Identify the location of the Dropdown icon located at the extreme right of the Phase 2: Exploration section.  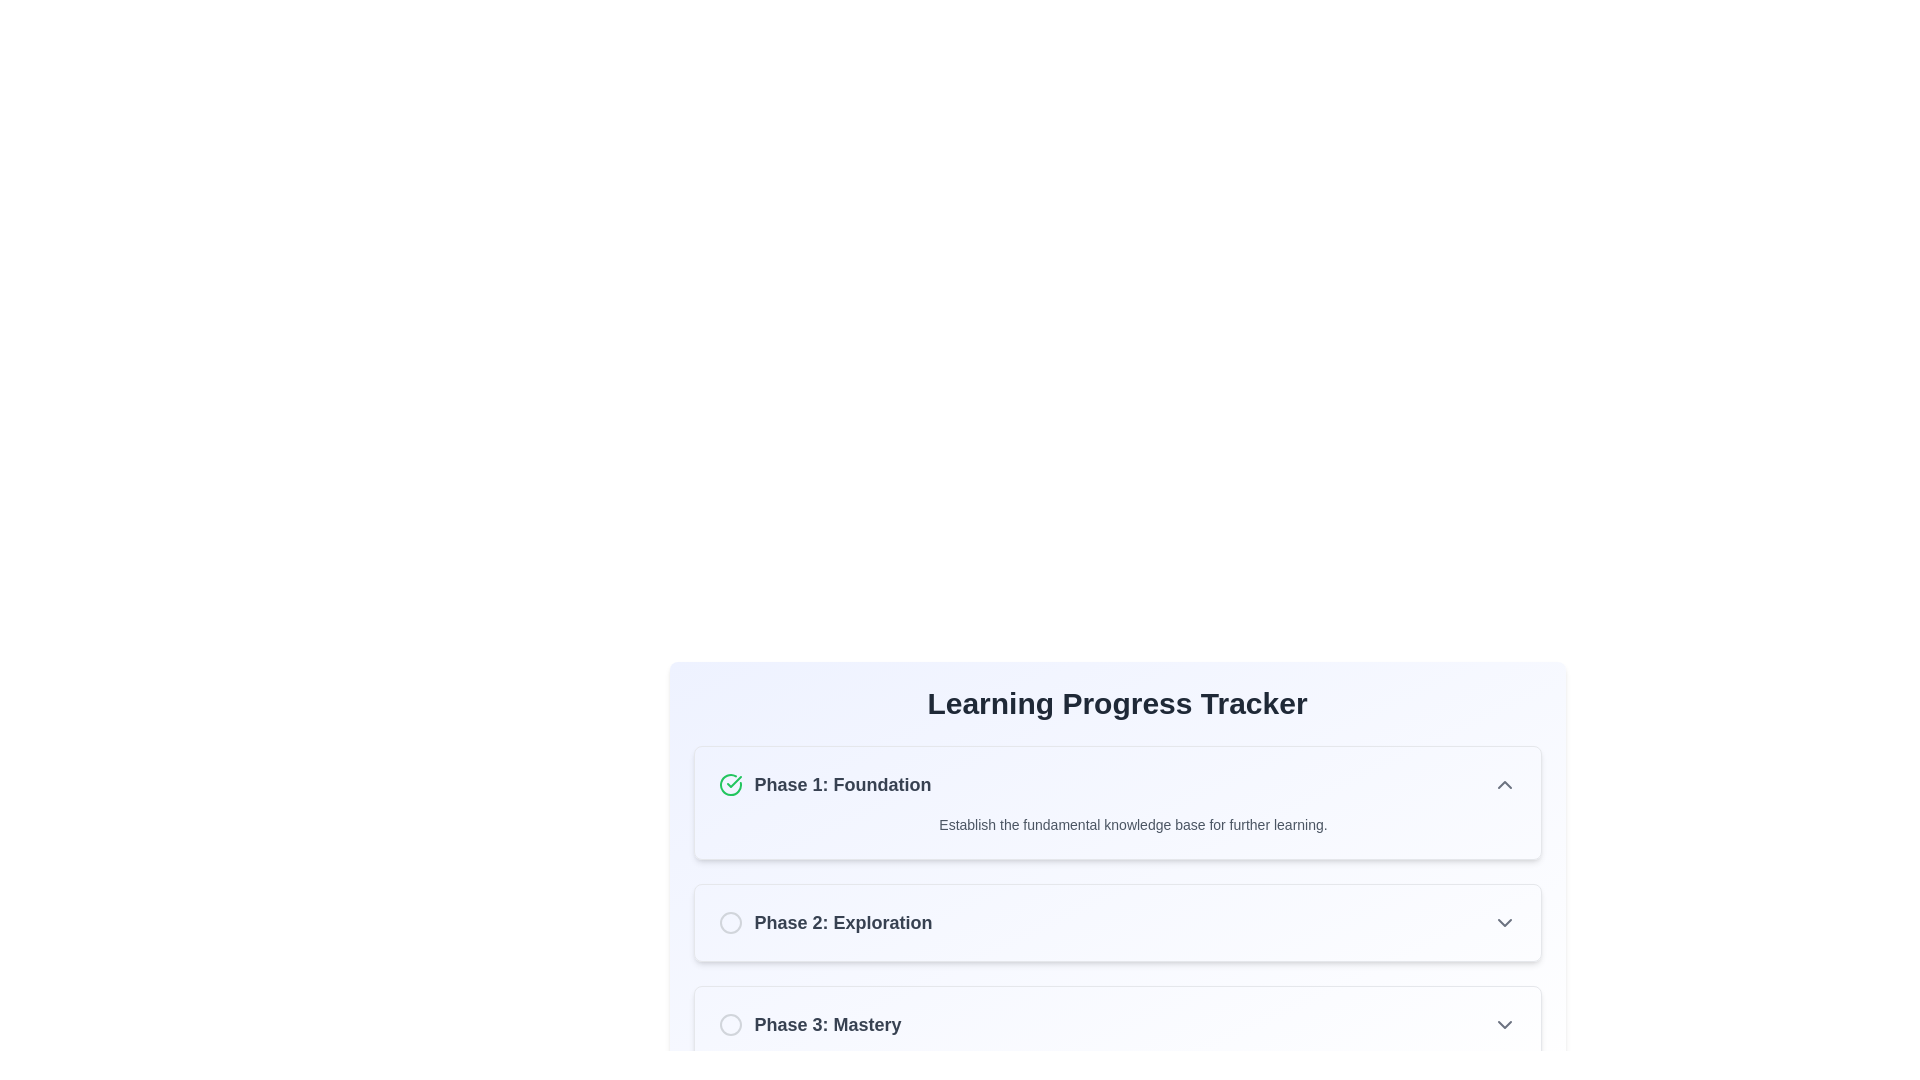
(1504, 922).